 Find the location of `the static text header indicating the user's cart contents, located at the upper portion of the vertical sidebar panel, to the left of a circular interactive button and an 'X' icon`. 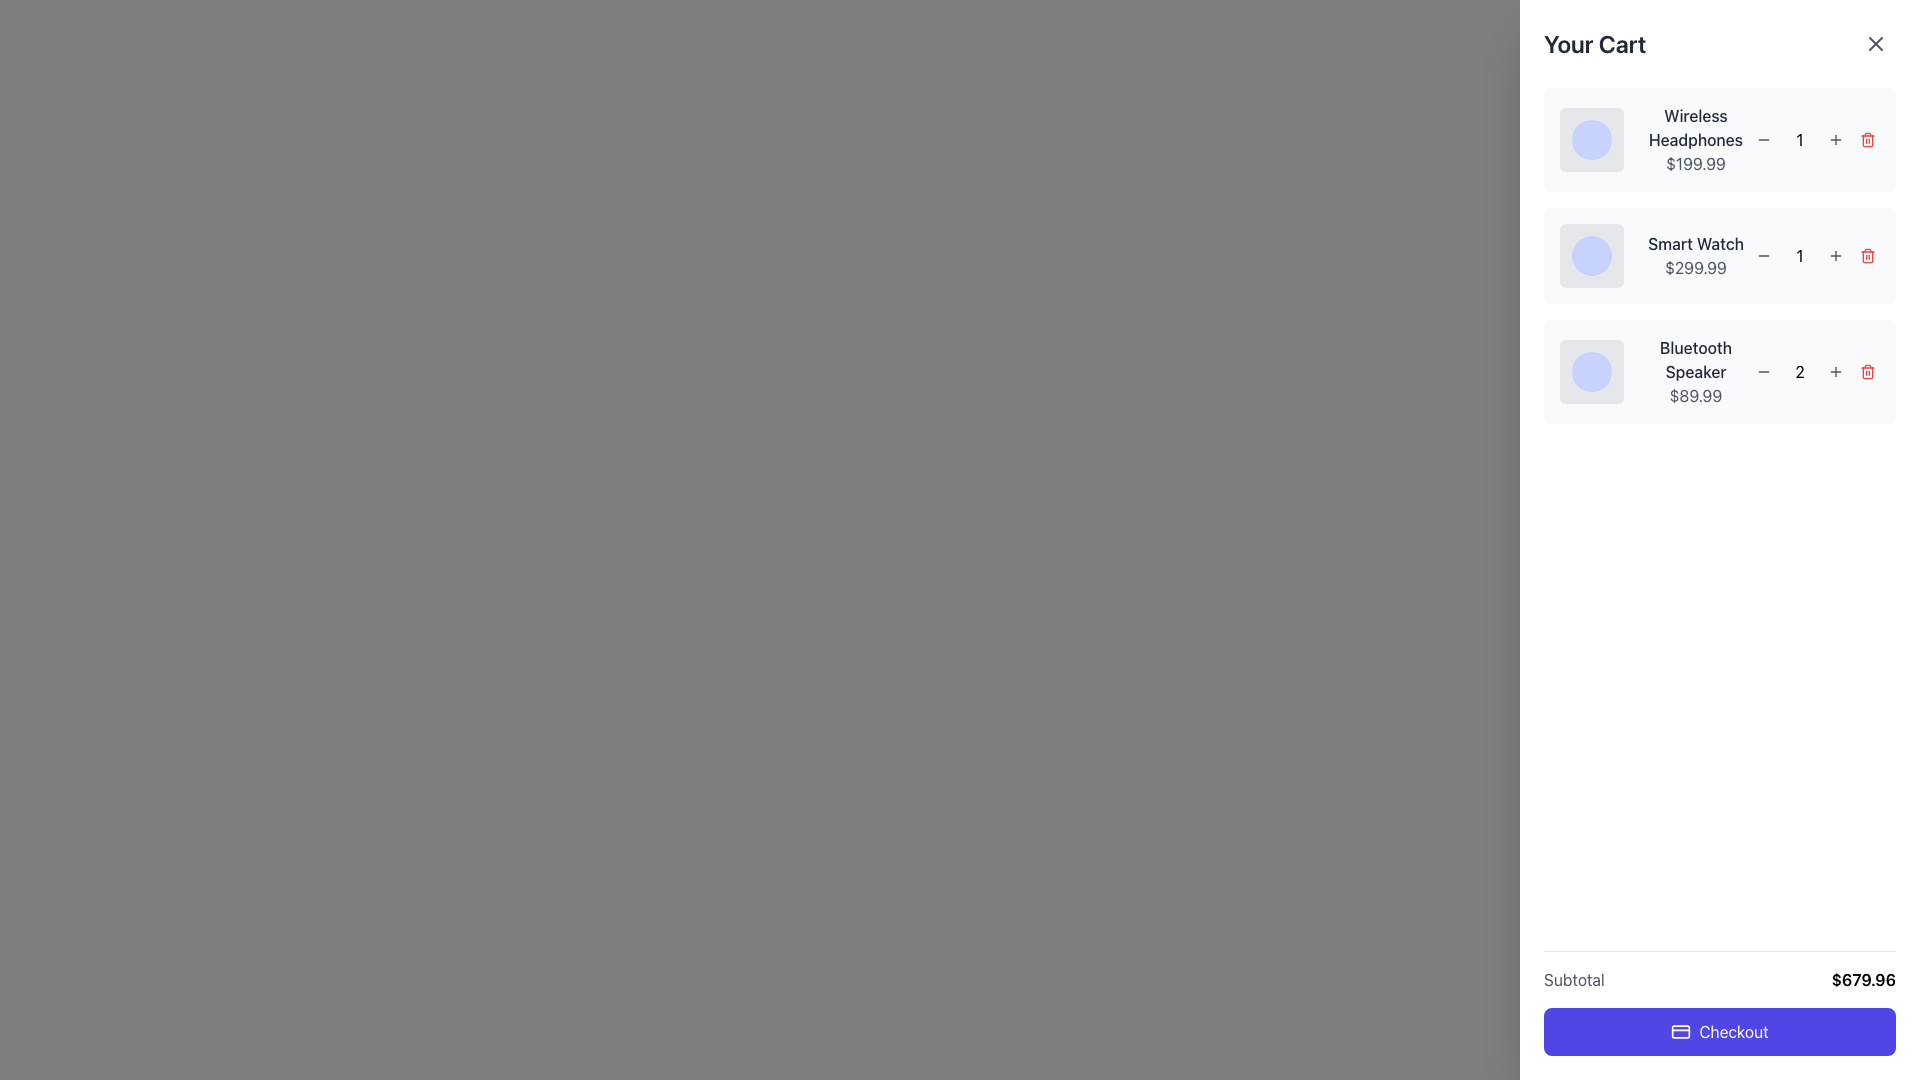

the static text header indicating the user's cart contents, located at the upper portion of the vertical sidebar panel, to the left of a circular interactive button and an 'X' icon is located at coordinates (1594, 43).